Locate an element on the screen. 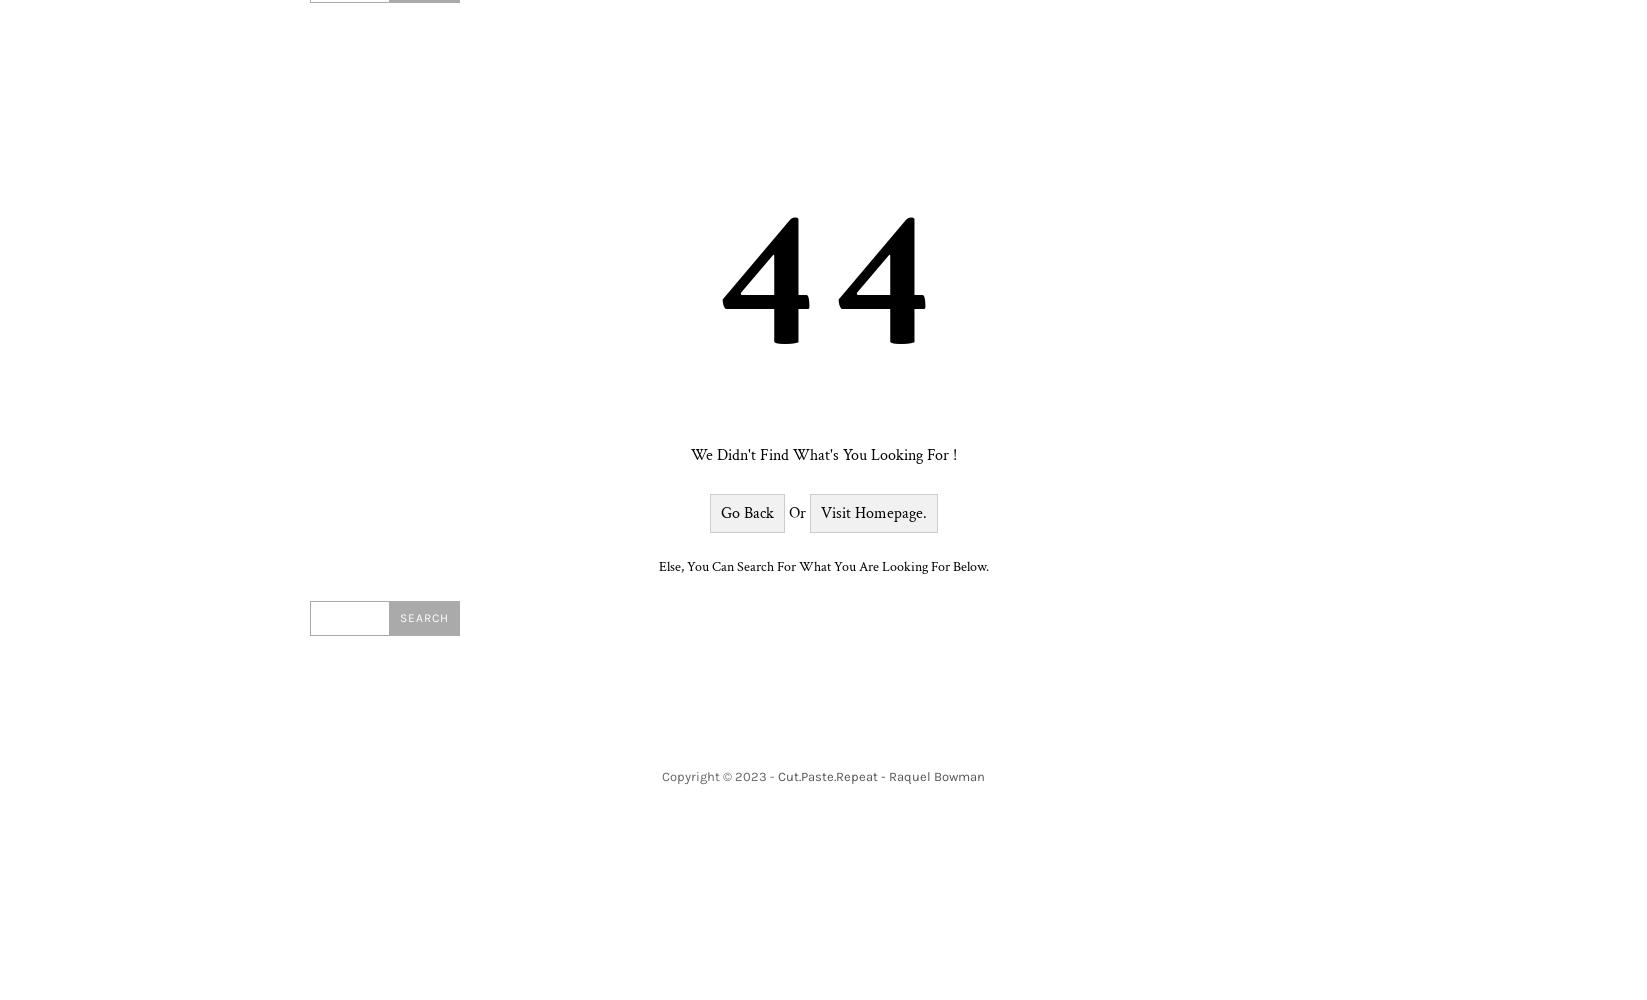  'Copyright ©' is located at coordinates (698, 776).